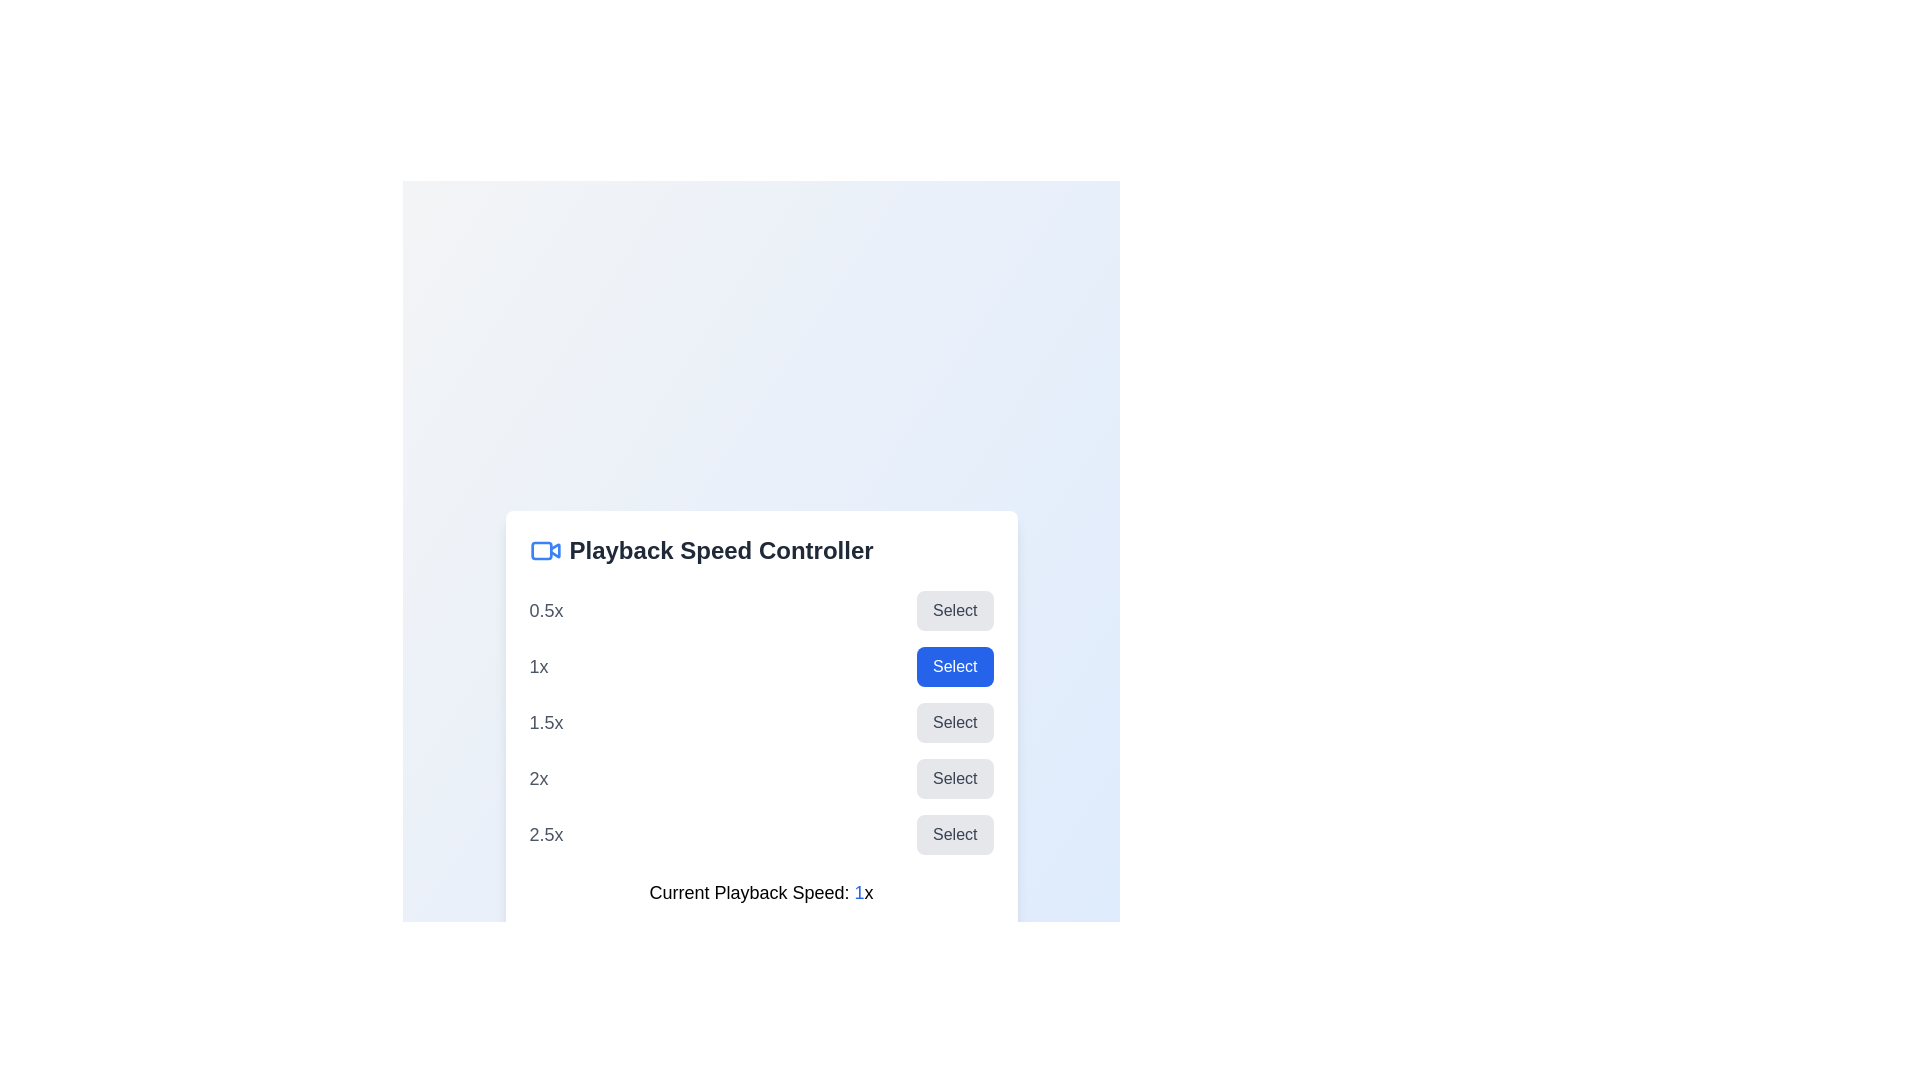 The image size is (1920, 1080). What do you see at coordinates (760, 722) in the screenshot?
I see `the 'Select' button in the playback speed options to choose the speed of '1.5x'` at bounding box center [760, 722].